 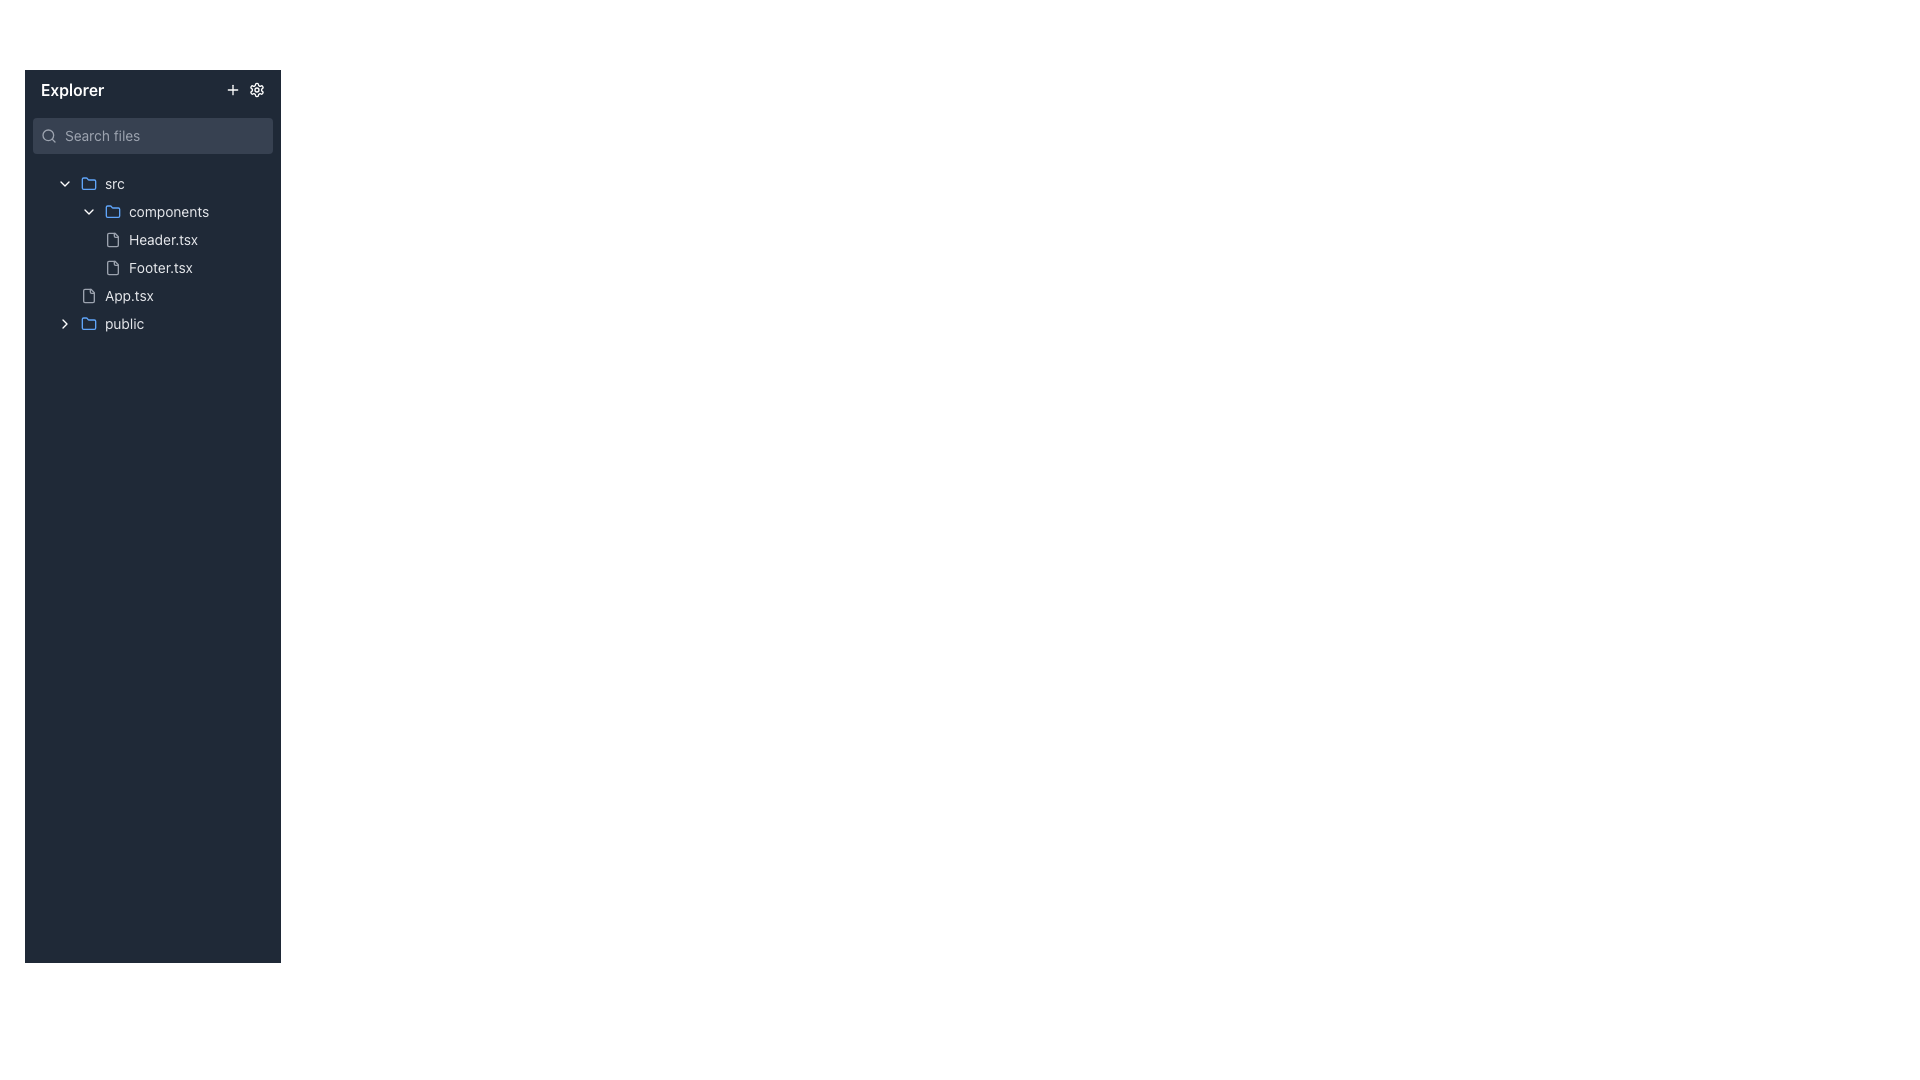 What do you see at coordinates (88, 184) in the screenshot?
I see `the small blue folder icon located to the left of the 'src' text label in the file explorer interface` at bounding box center [88, 184].